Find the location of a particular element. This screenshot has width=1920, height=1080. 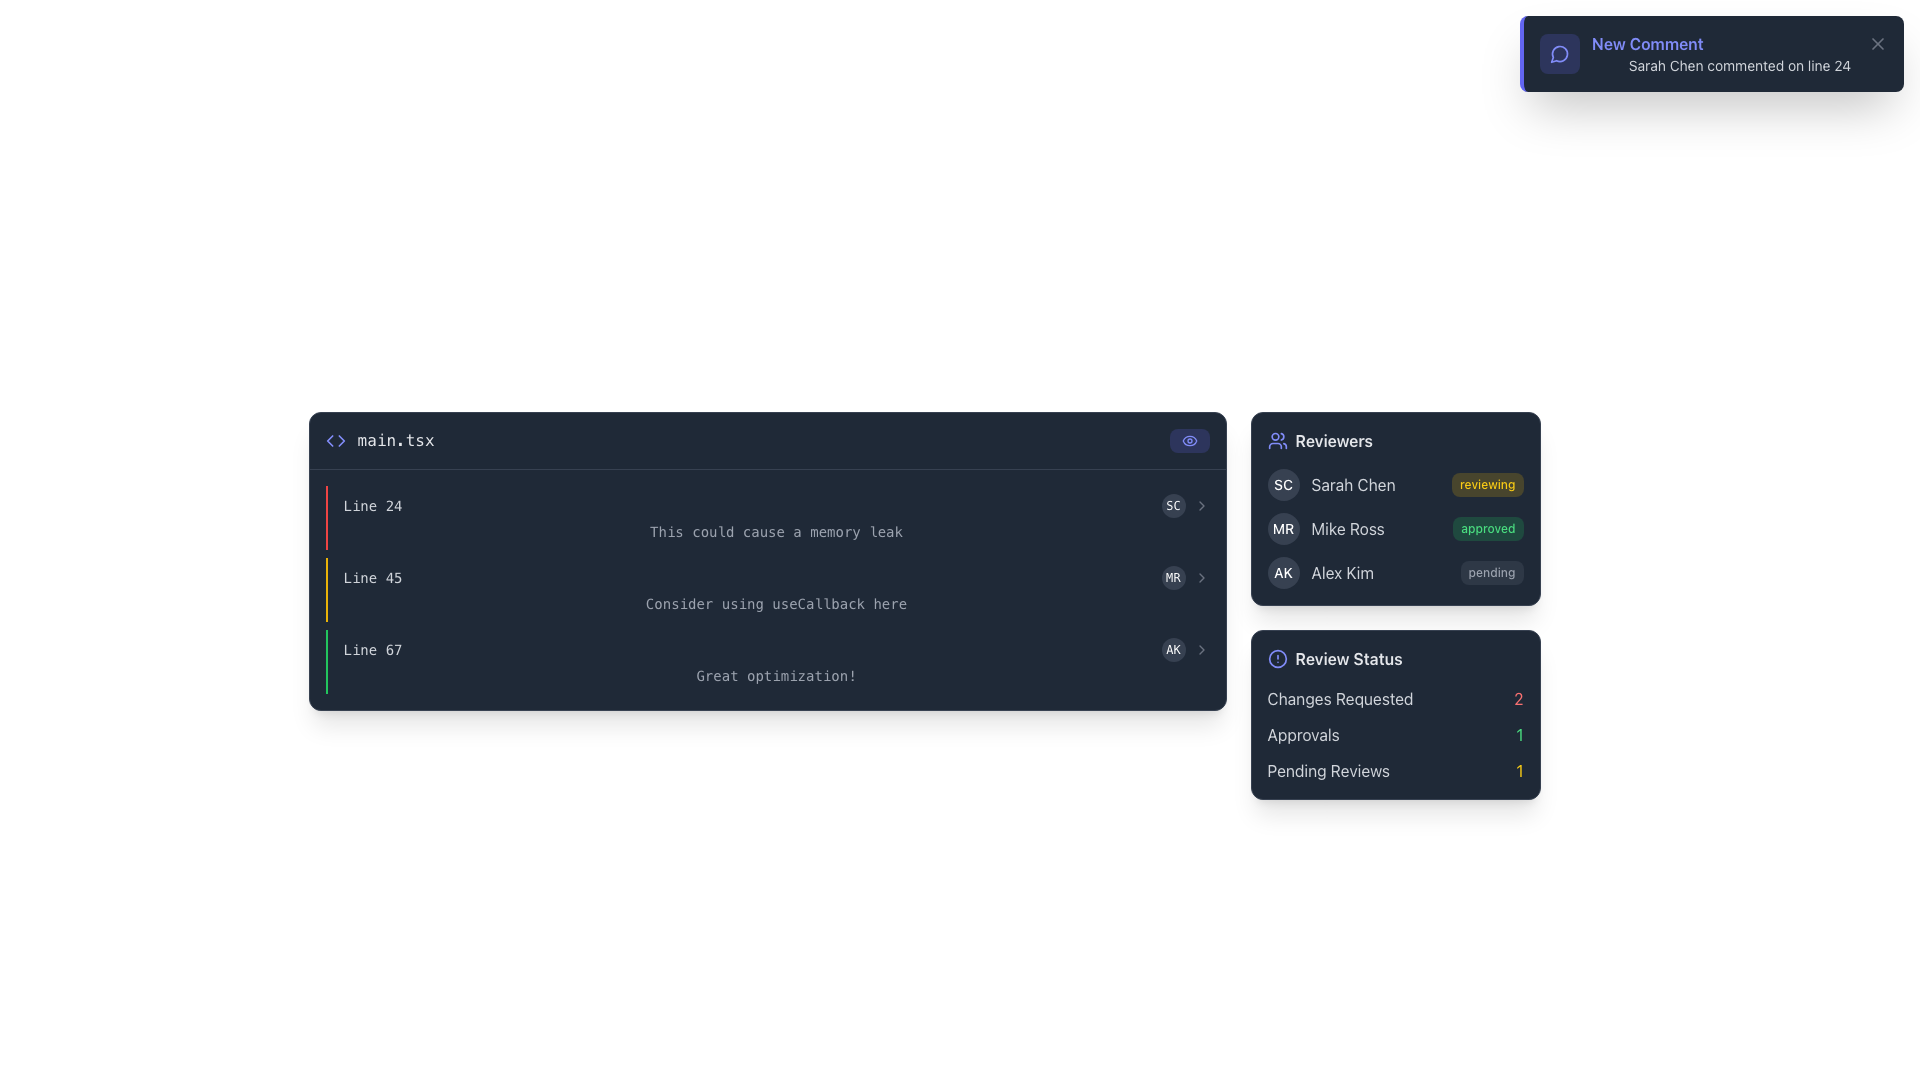

the small circular badge with gray background and white initials 'MR' located is located at coordinates (1185, 578).